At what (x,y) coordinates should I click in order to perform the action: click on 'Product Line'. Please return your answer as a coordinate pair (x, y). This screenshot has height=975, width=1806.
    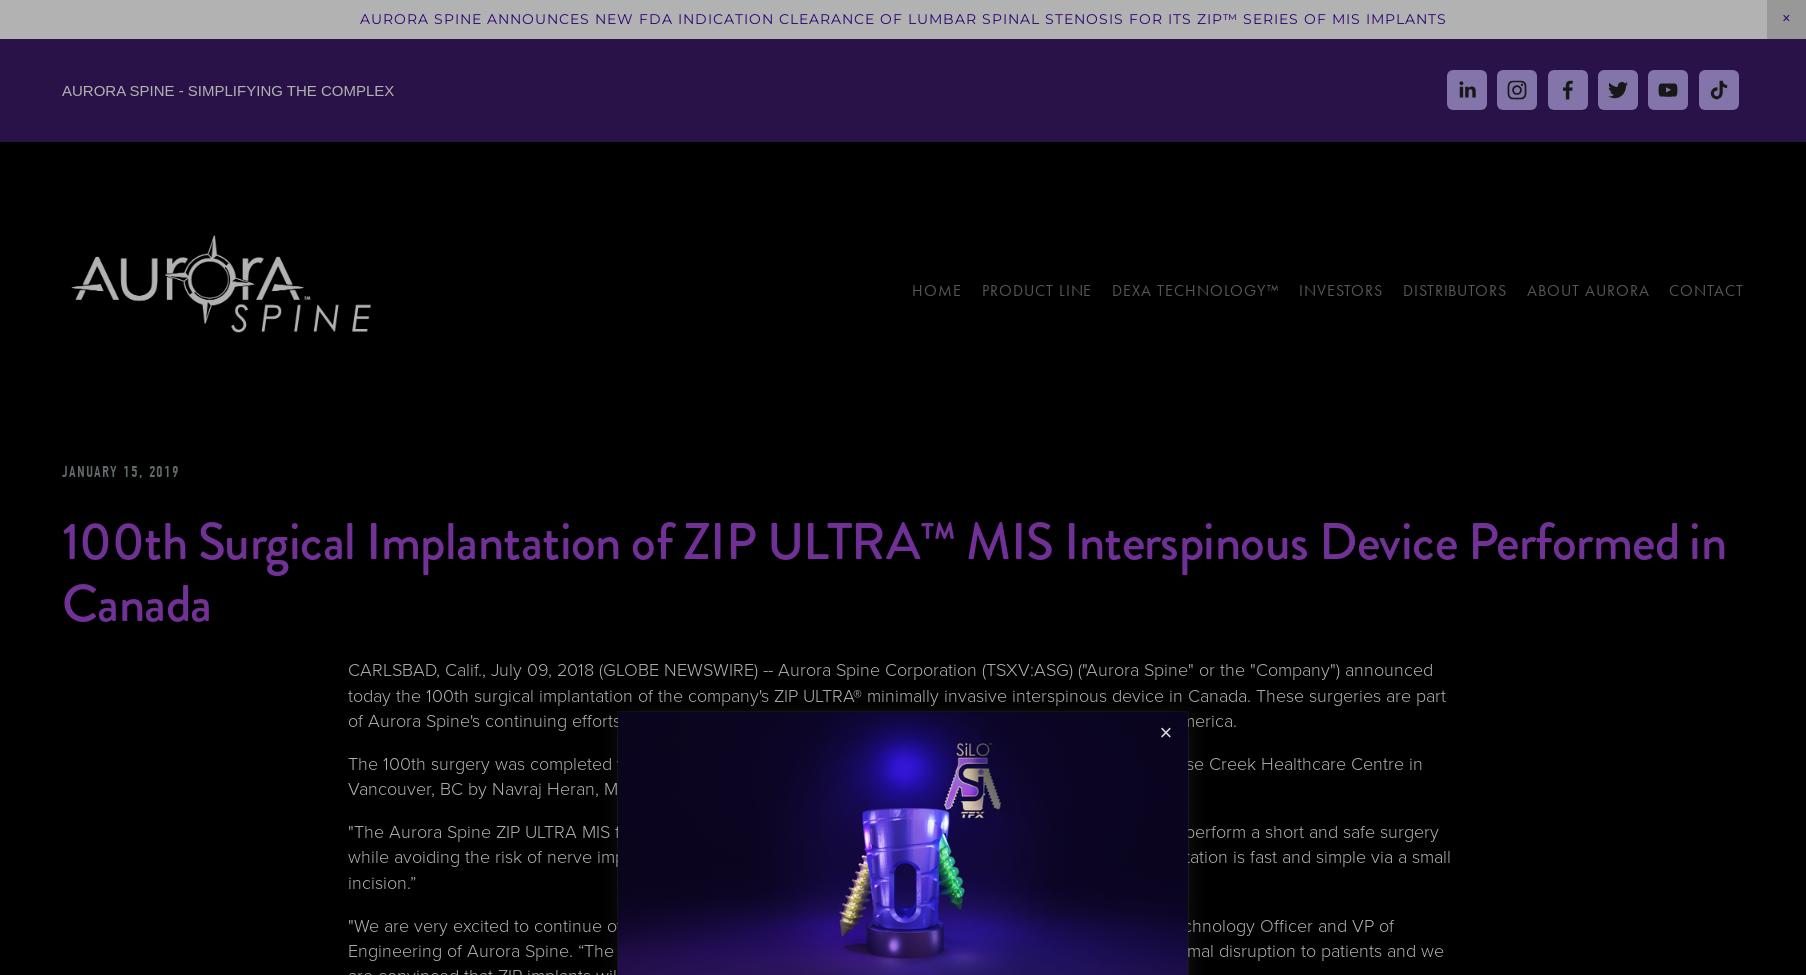
    Looking at the image, I should click on (1035, 289).